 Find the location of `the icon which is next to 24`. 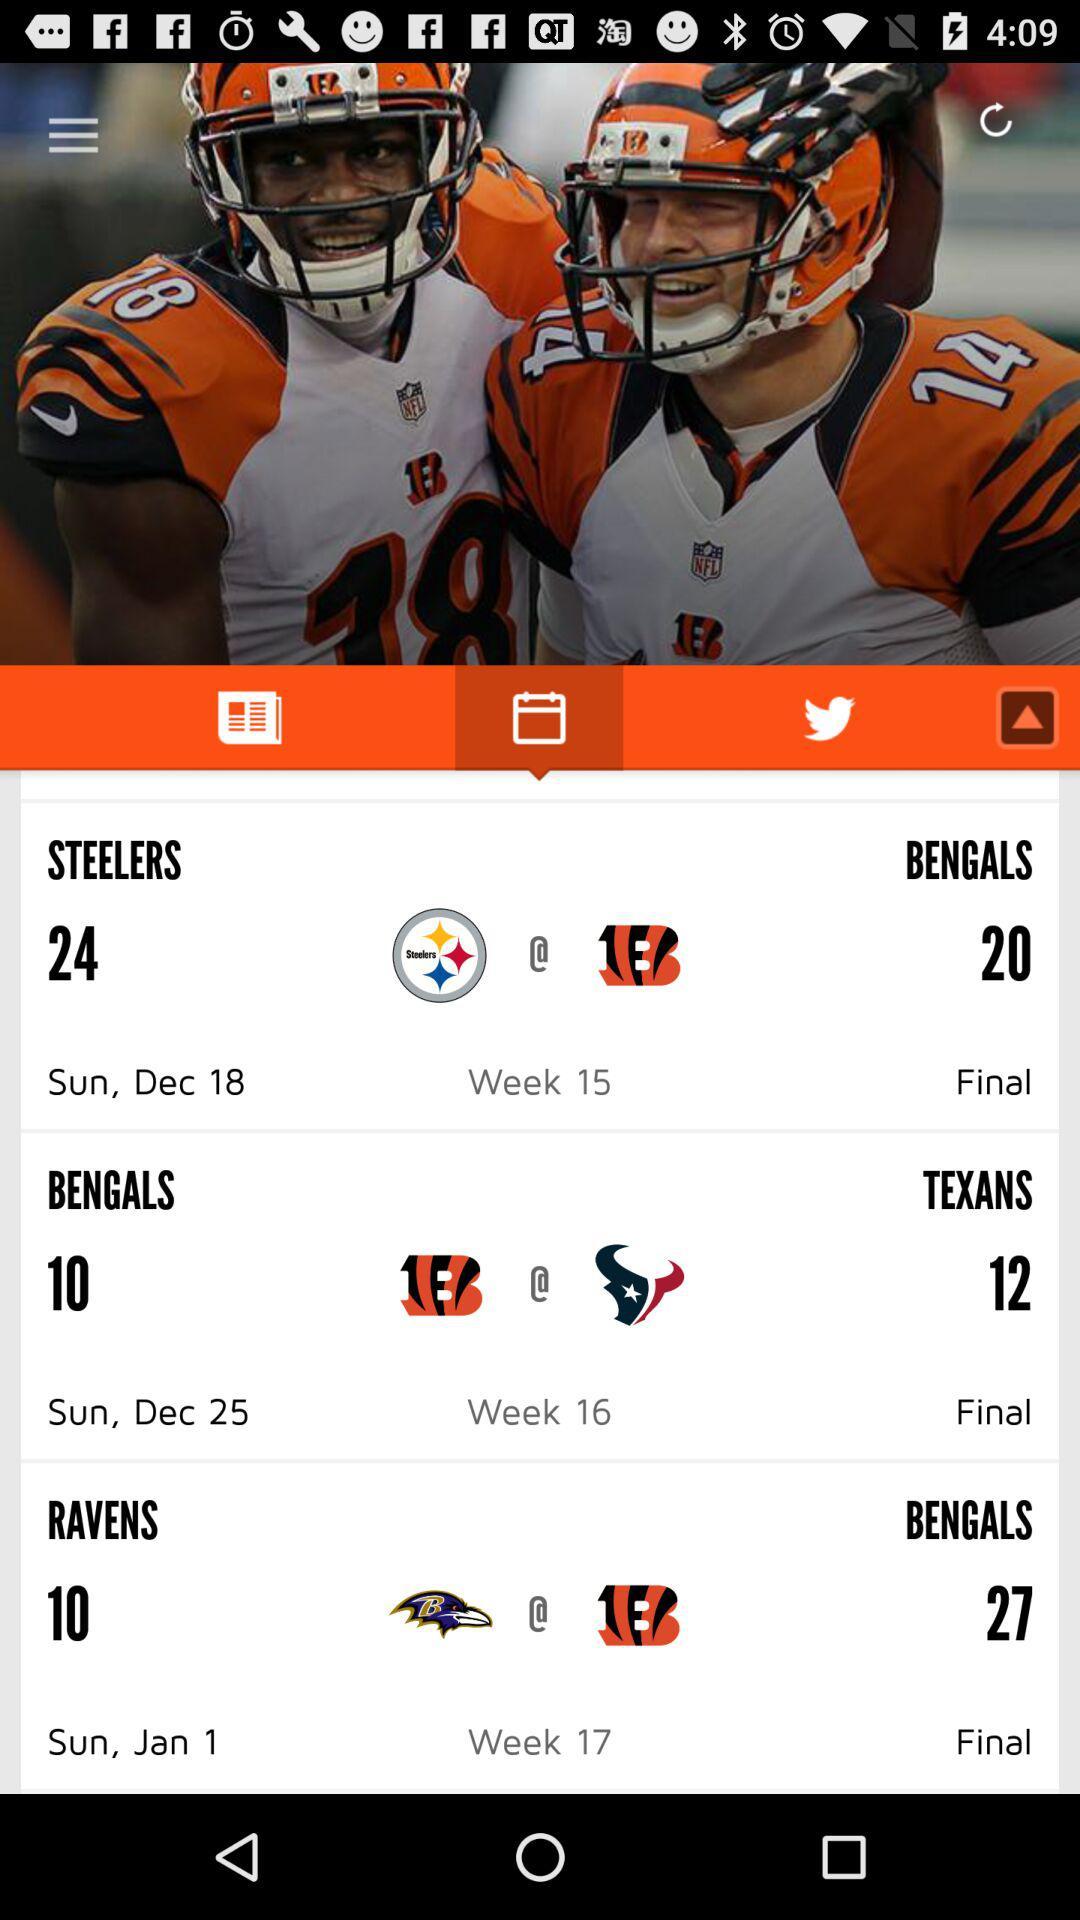

the icon which is next to 24 is located at coordinates (438, 954).